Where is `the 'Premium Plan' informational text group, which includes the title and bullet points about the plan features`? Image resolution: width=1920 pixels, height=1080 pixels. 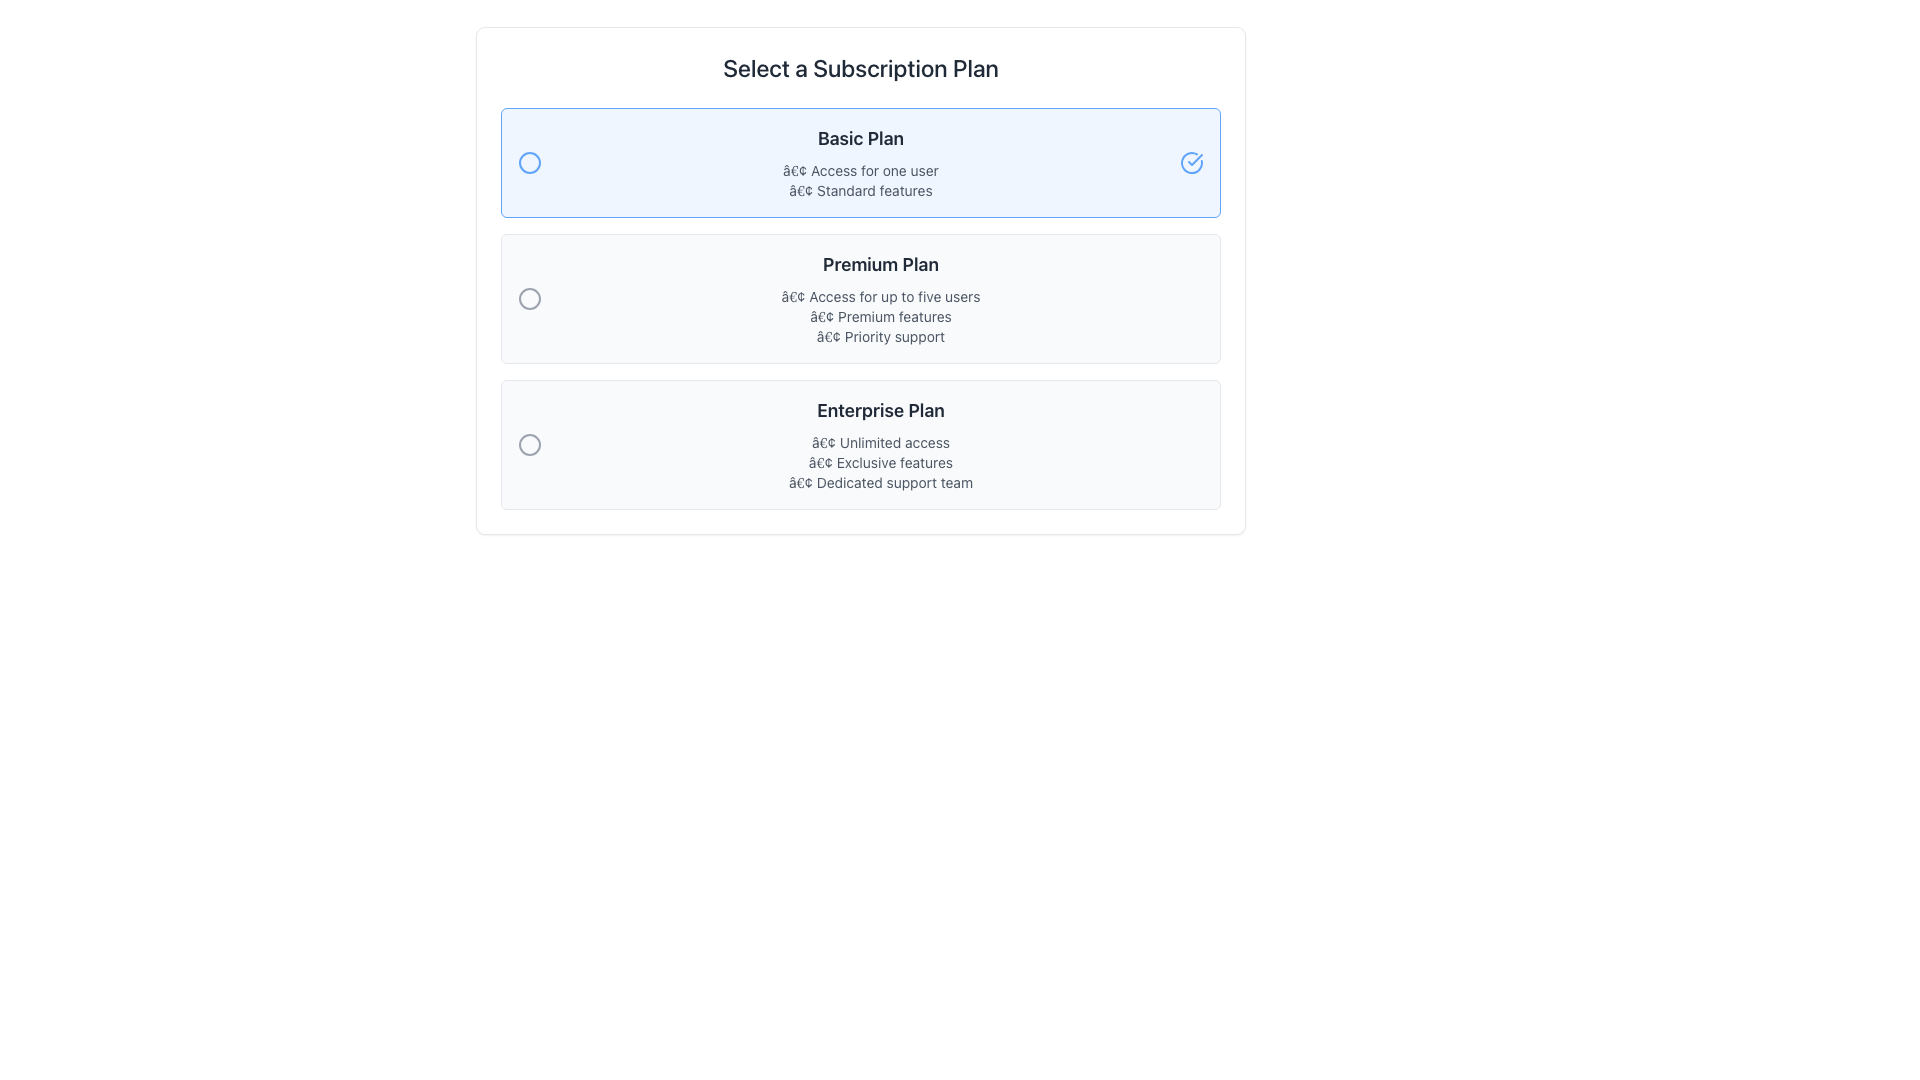
the 'Premium Plan' informational text group, which includes the title and bullet points about the plan features is located at coordinates (880, 299).